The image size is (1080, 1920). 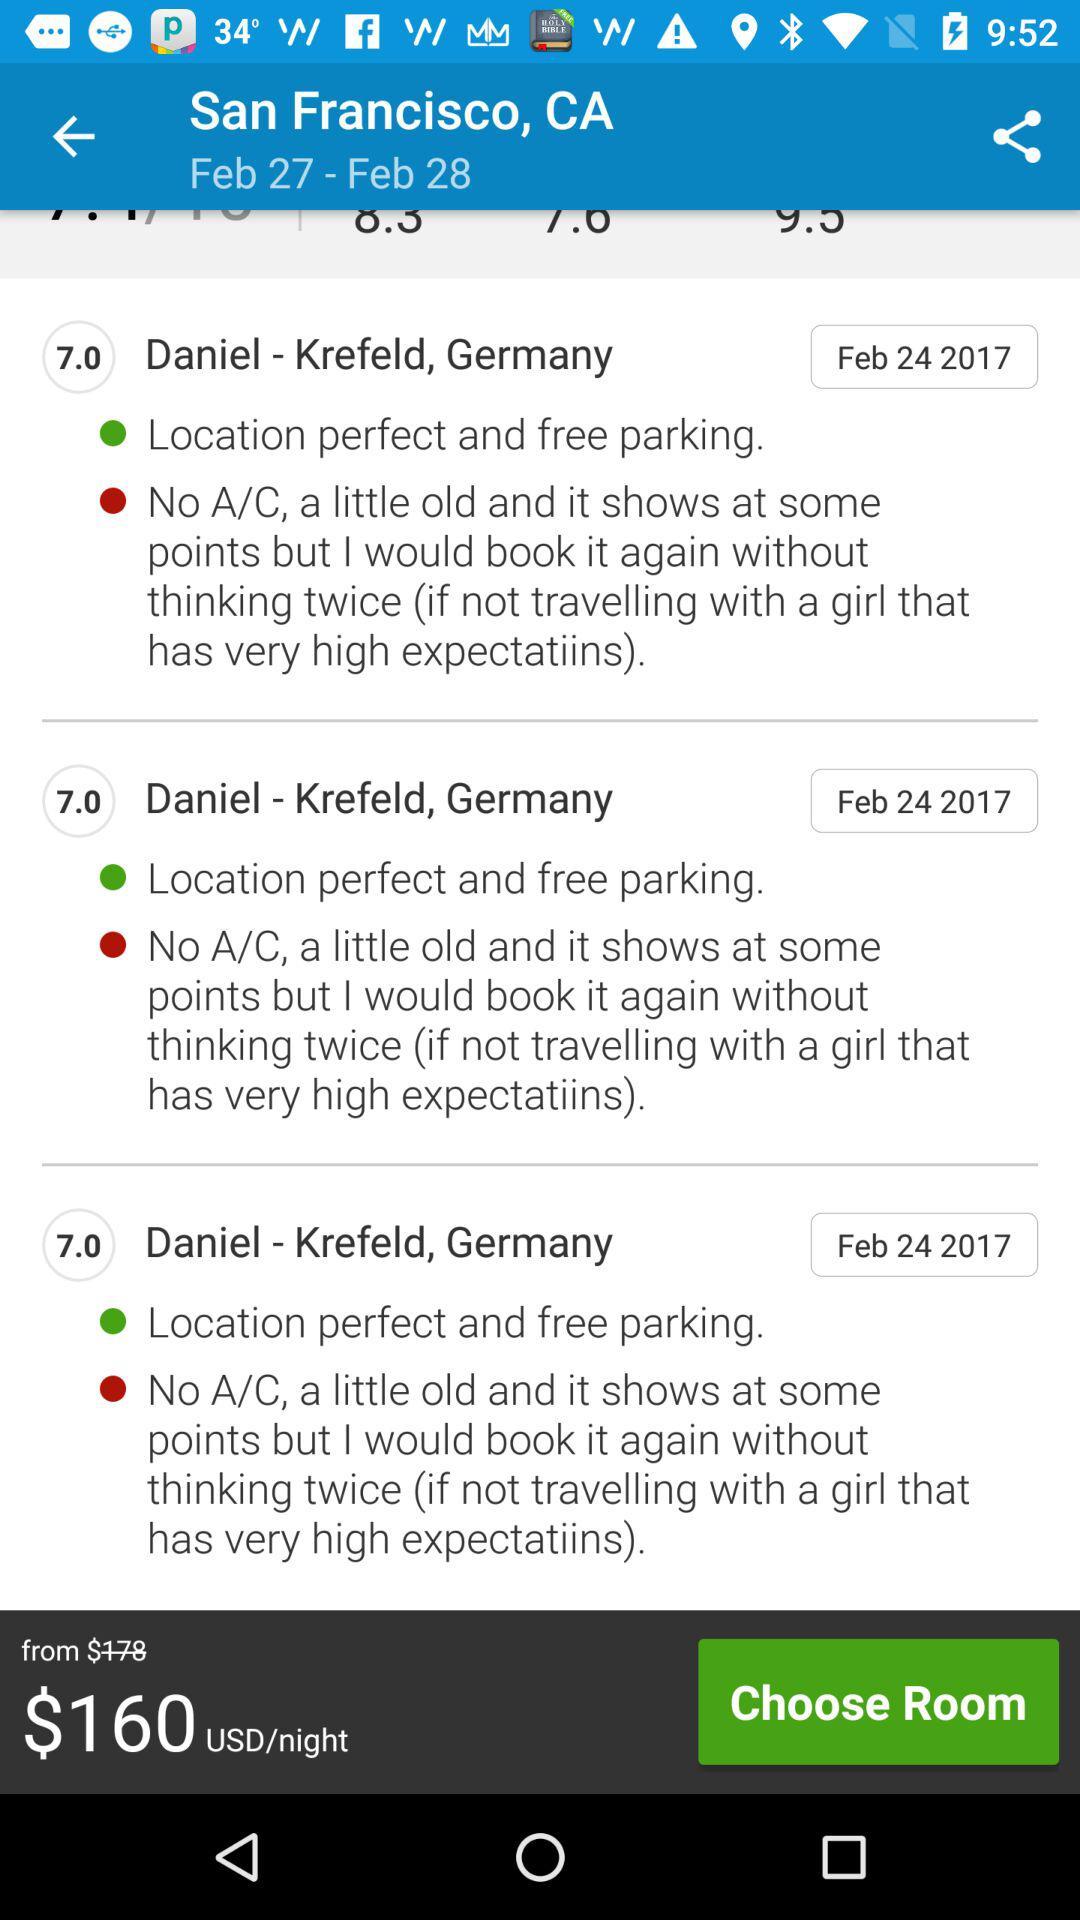 I want to click on the item to the left of the san francisco, ca, so click(x=72, y=135).